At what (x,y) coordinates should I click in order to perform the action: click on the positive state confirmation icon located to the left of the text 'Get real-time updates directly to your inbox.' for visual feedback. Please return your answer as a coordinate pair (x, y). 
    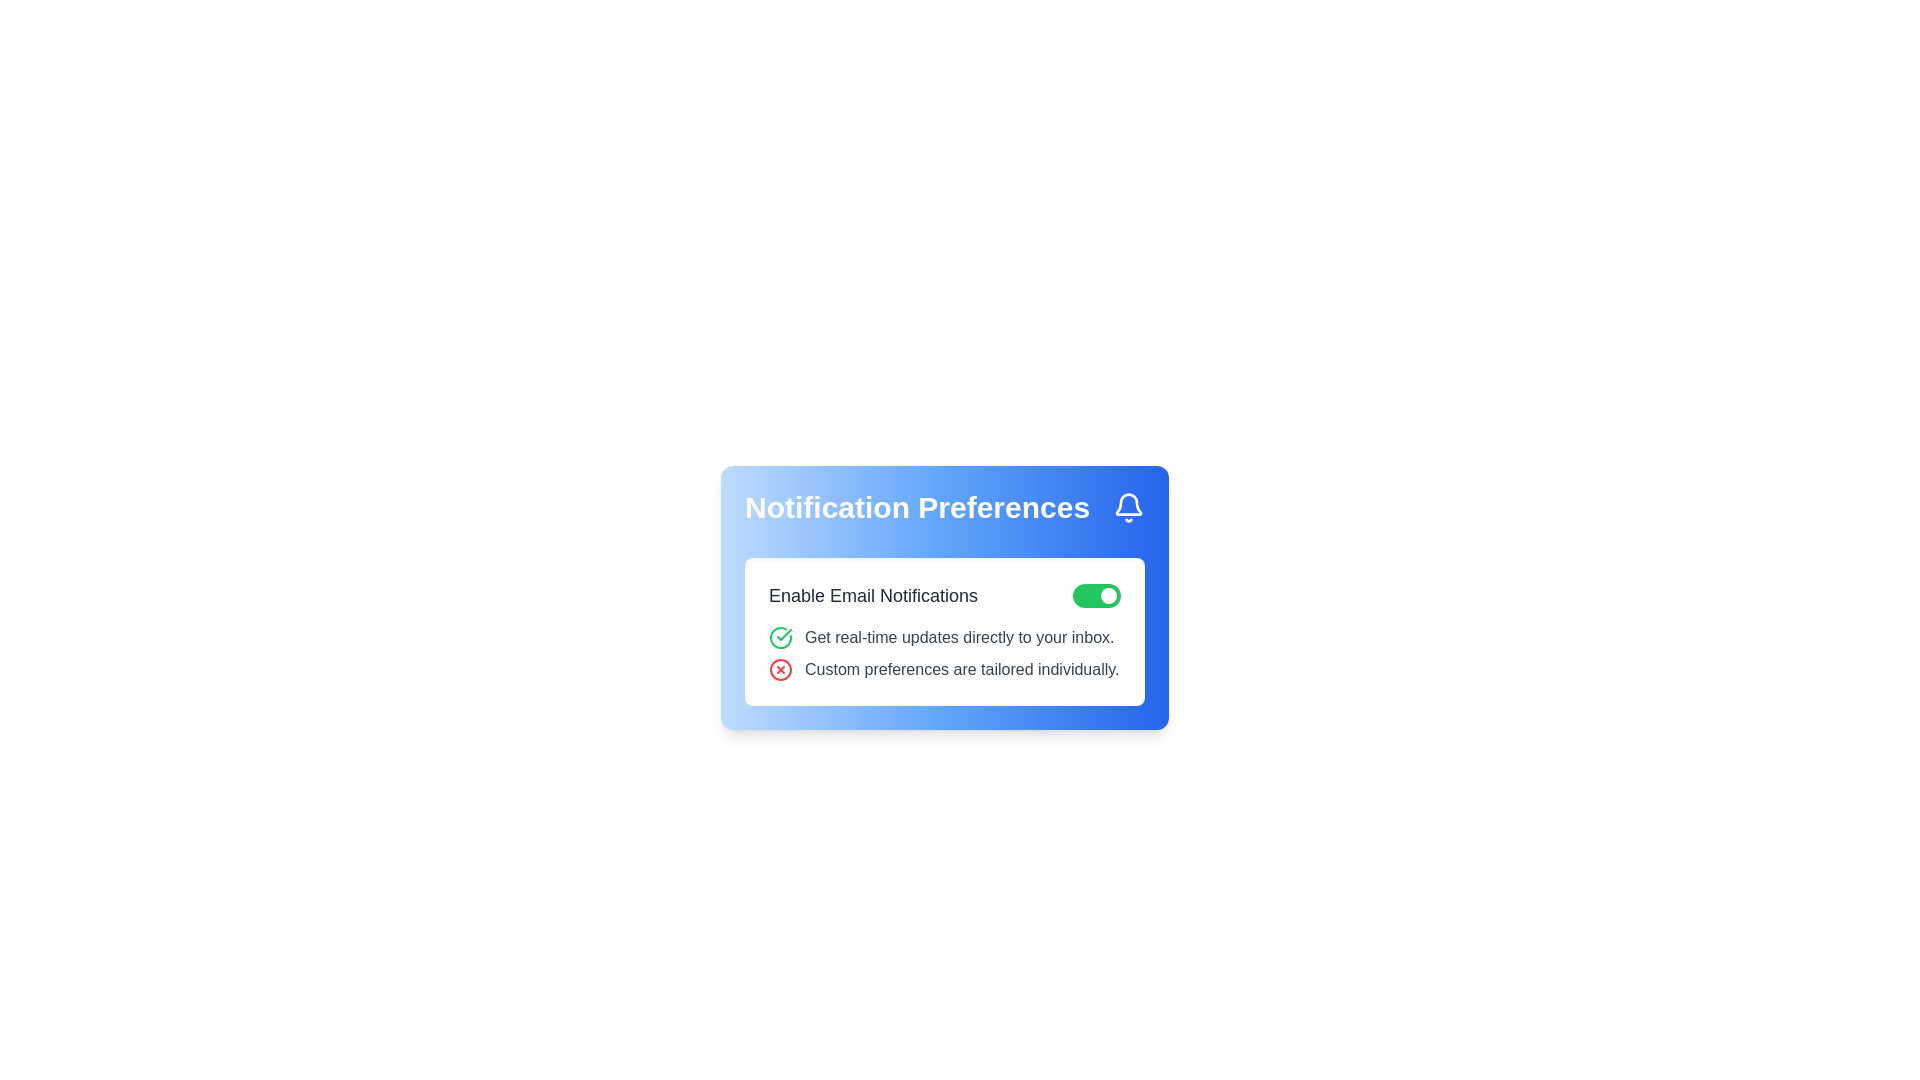
    Looking at the image, I should click on (780, 637).